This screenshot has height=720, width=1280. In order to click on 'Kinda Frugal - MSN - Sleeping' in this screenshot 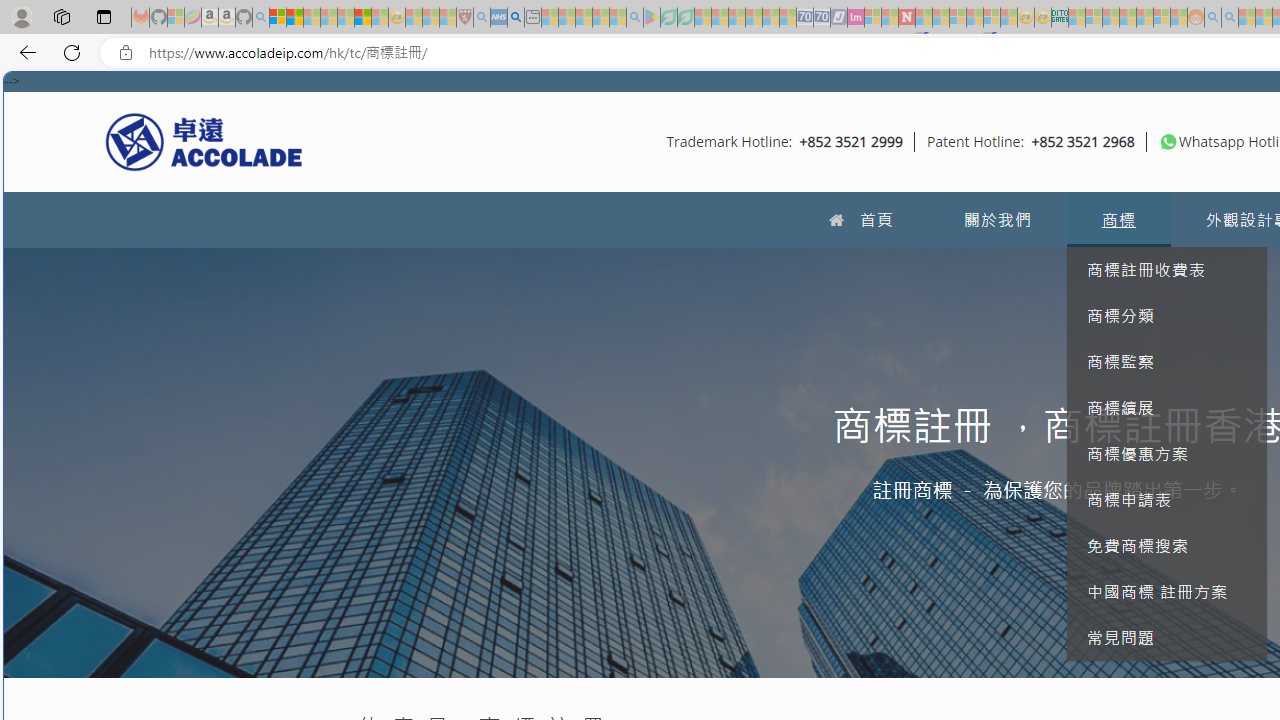, I will do `click(1144, 17)`.